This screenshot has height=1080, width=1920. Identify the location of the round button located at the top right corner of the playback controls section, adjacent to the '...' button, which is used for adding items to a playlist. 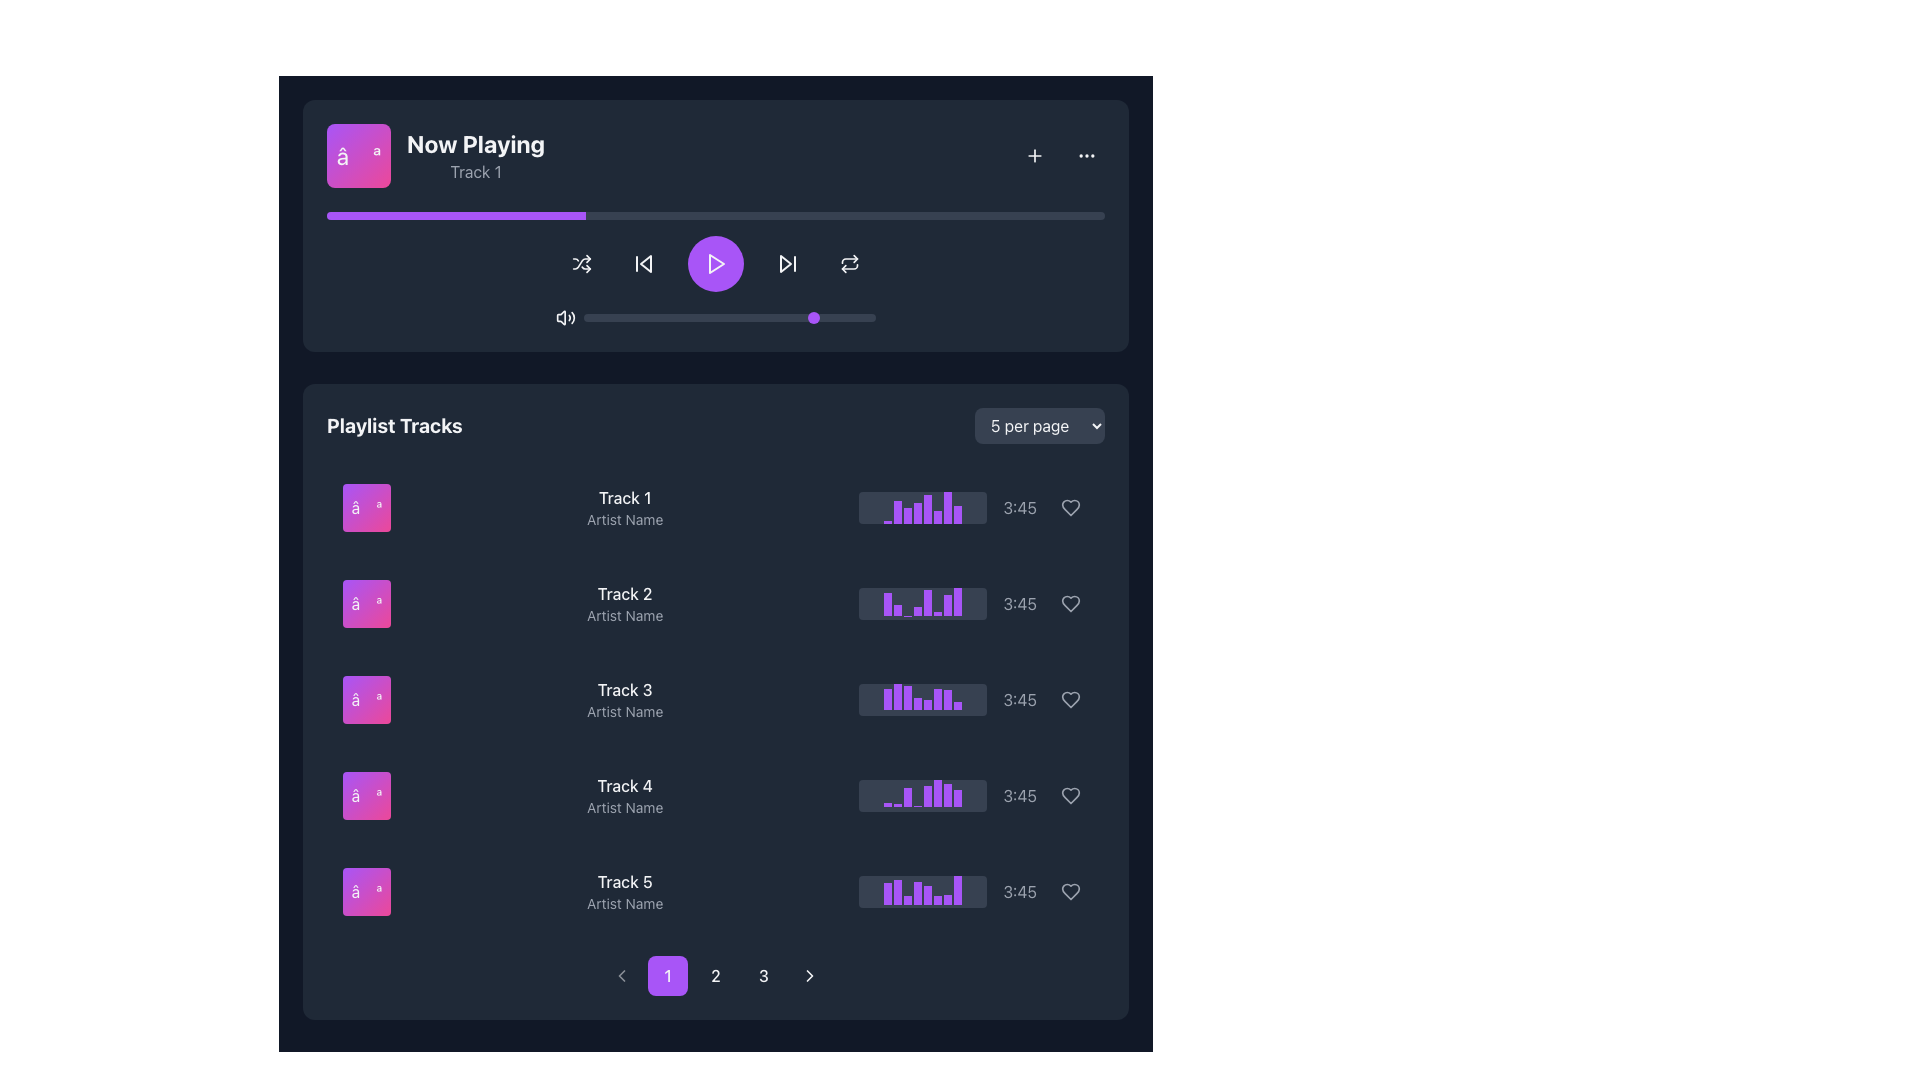
(1035, 154).